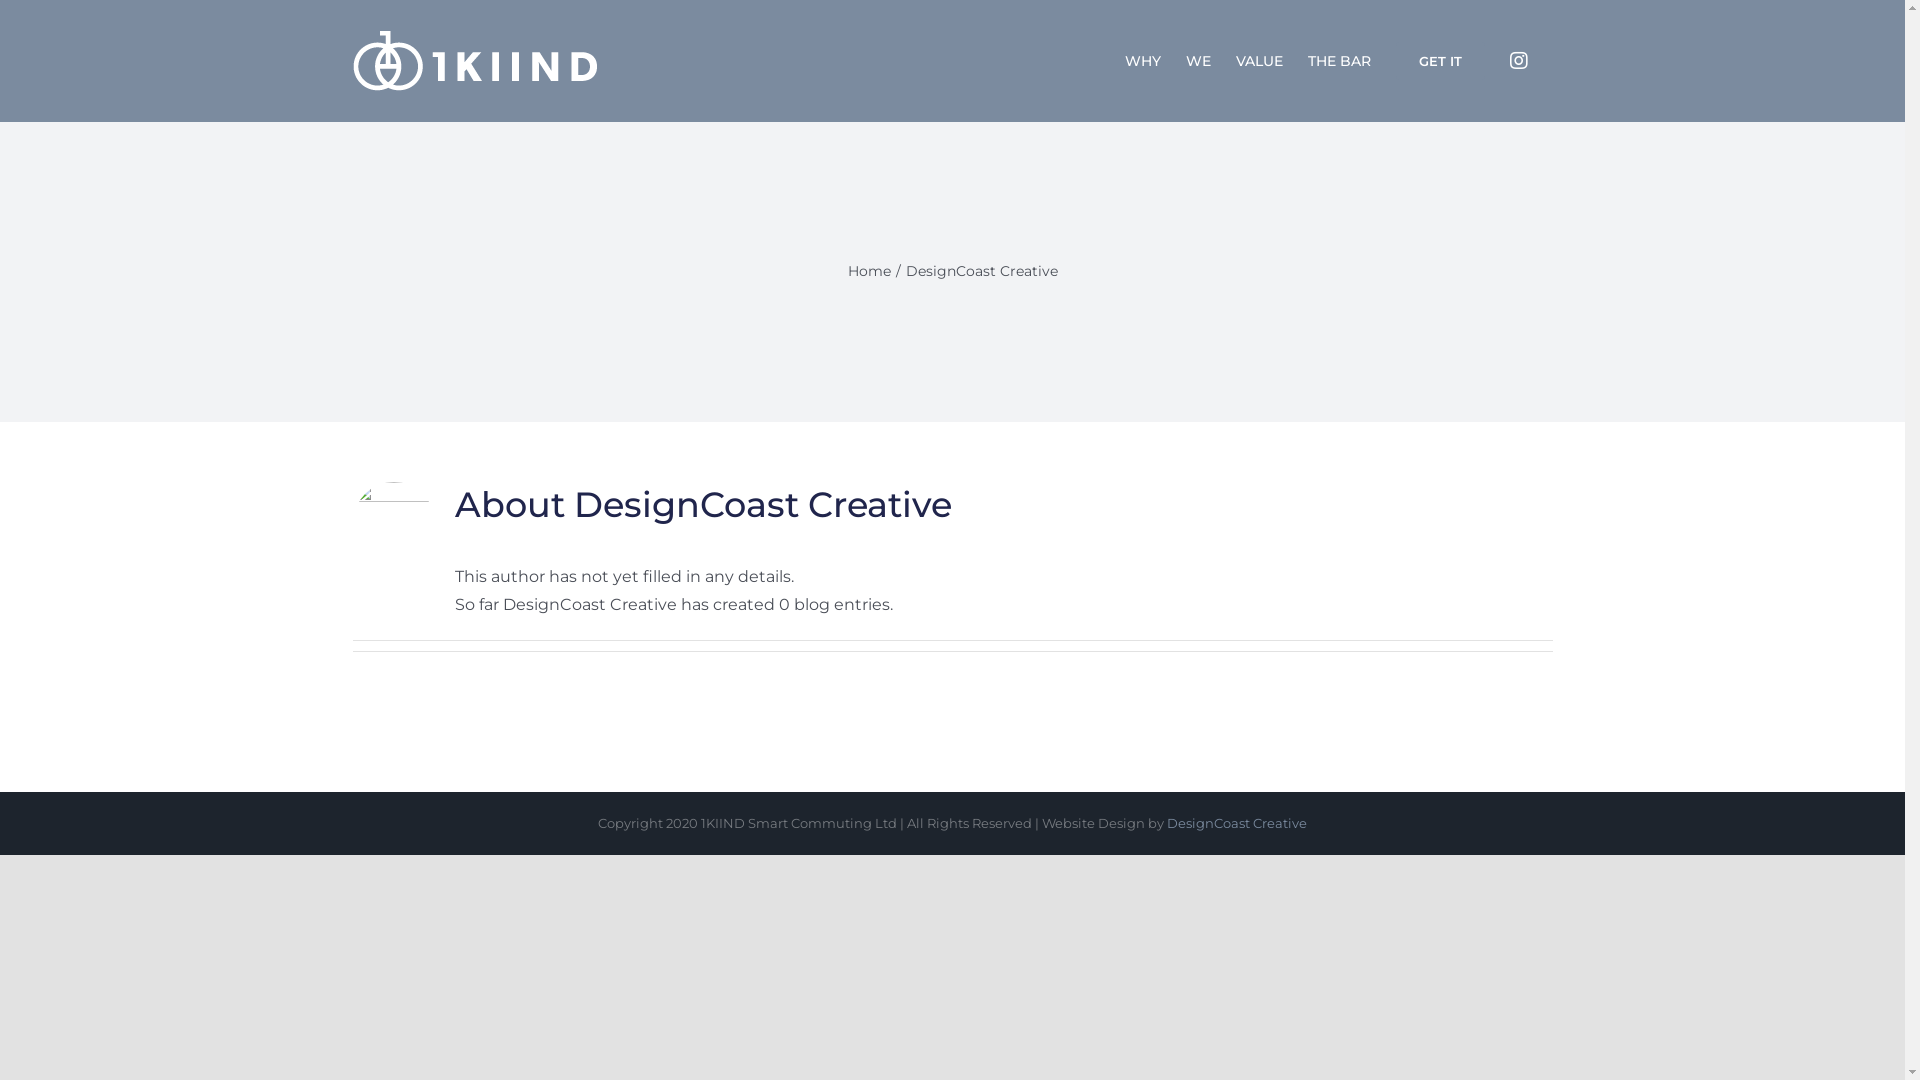 Image resolution: width=1920 pixels, height=1080 pixels. What do you see at coordinates (869, 270) in the screenshot?
I see `'Home'` at bounding box center [869, 270].